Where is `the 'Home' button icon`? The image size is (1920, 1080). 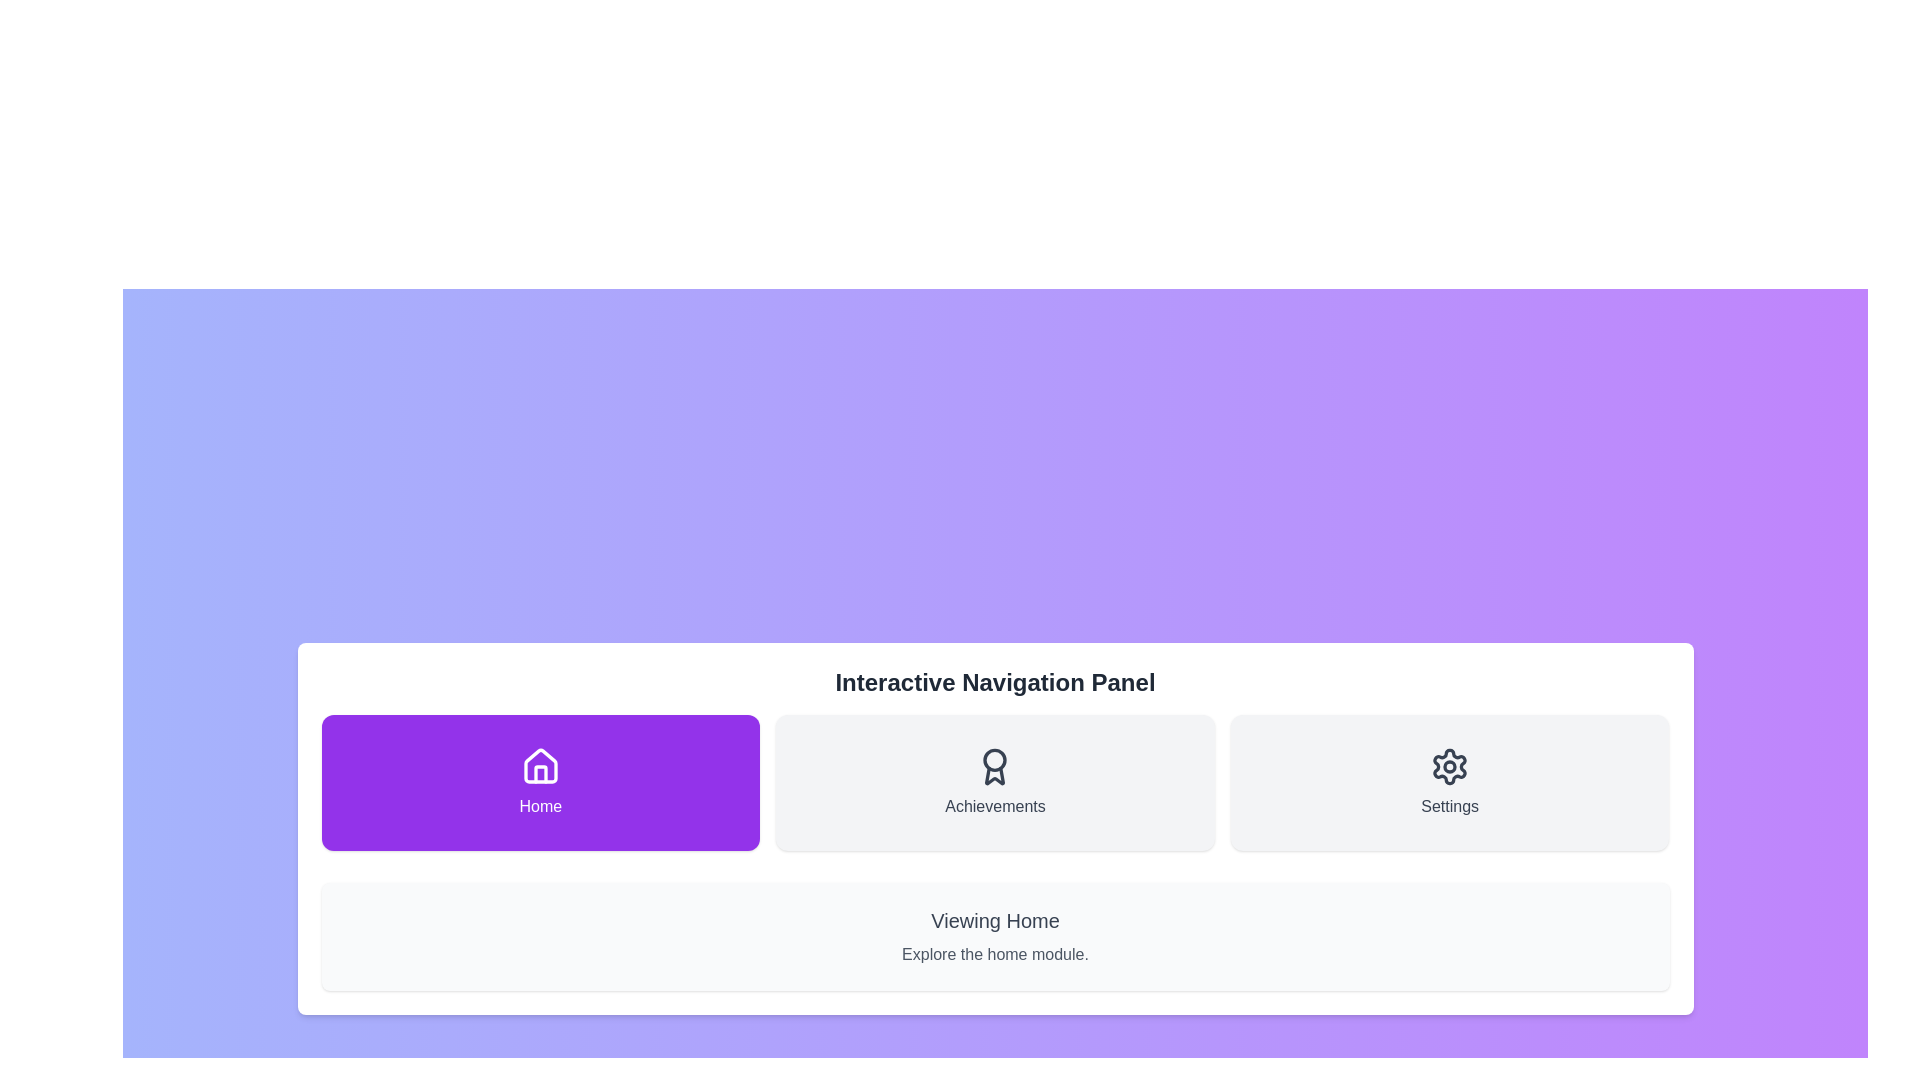 the 'Home' button icon is located at coordinates (540, 766).